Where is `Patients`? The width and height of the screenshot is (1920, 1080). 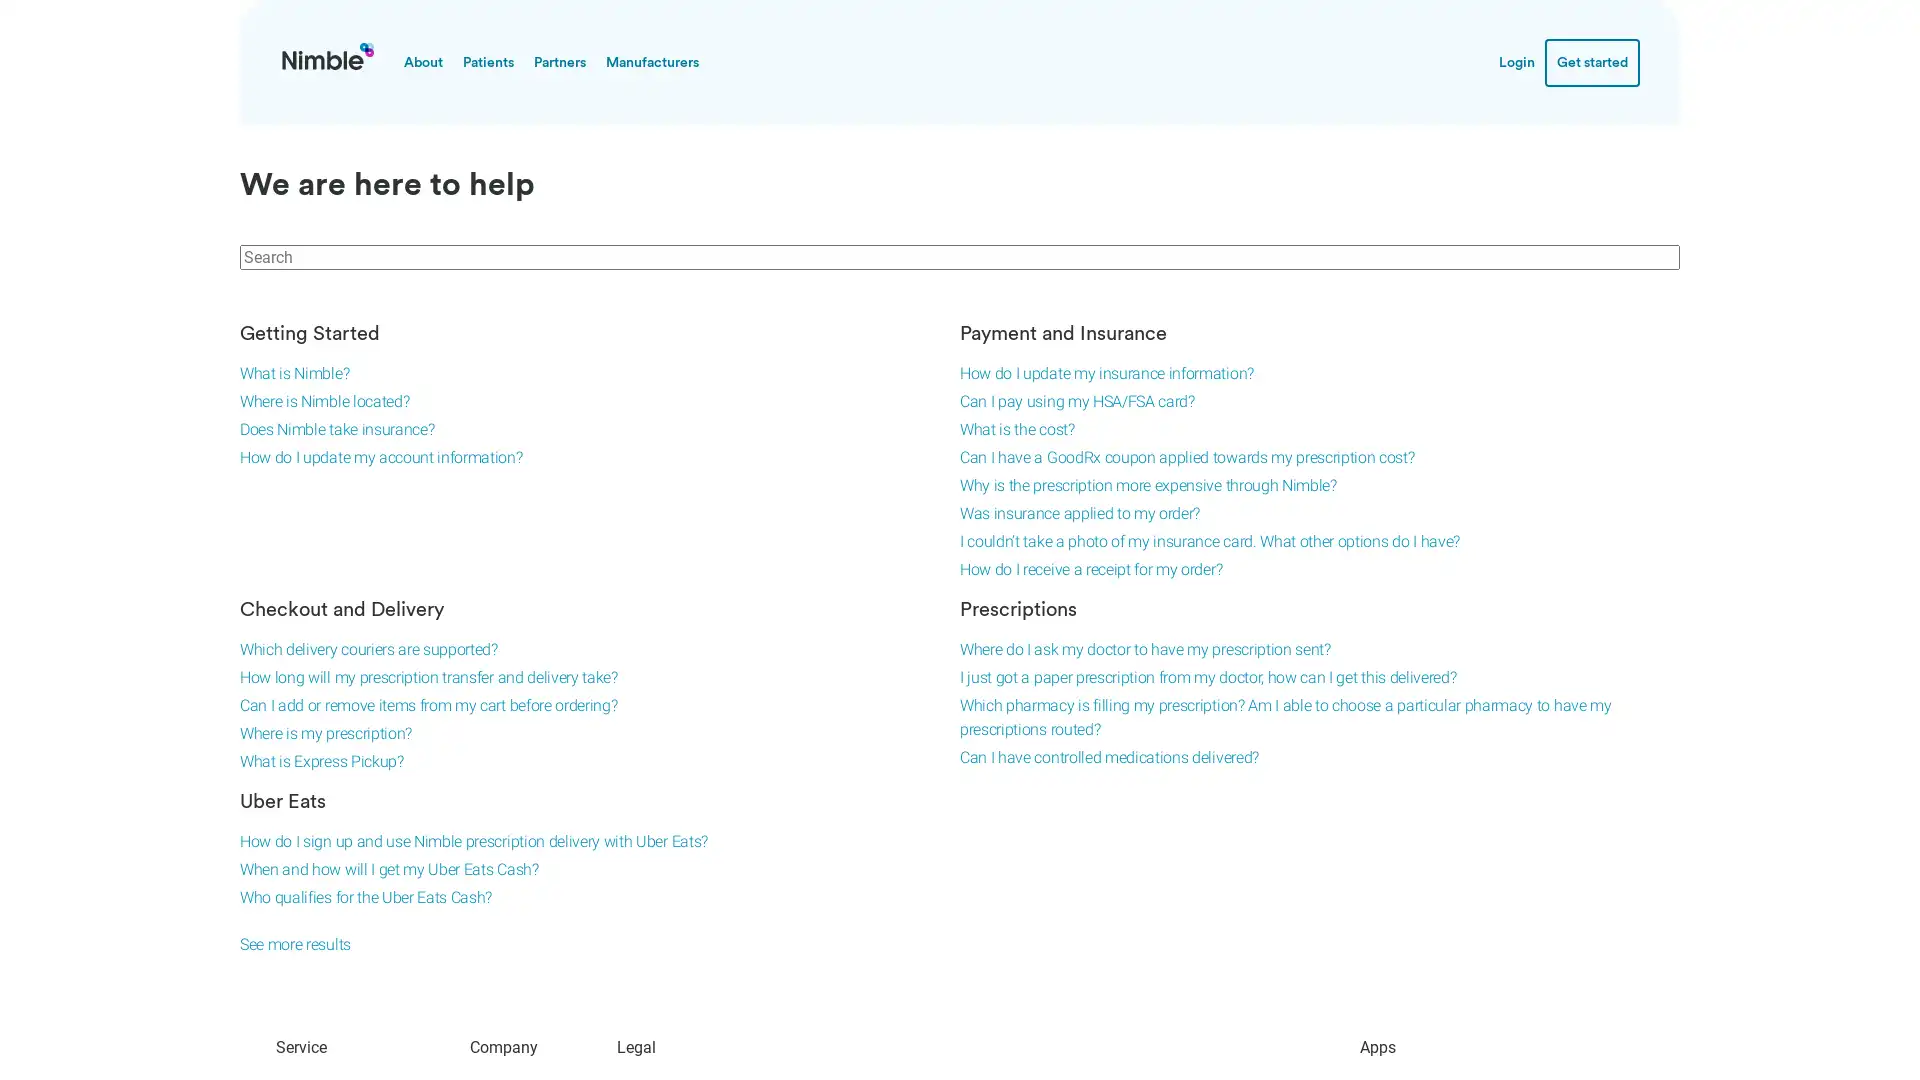 Patients is located at coordinates (488, 60).